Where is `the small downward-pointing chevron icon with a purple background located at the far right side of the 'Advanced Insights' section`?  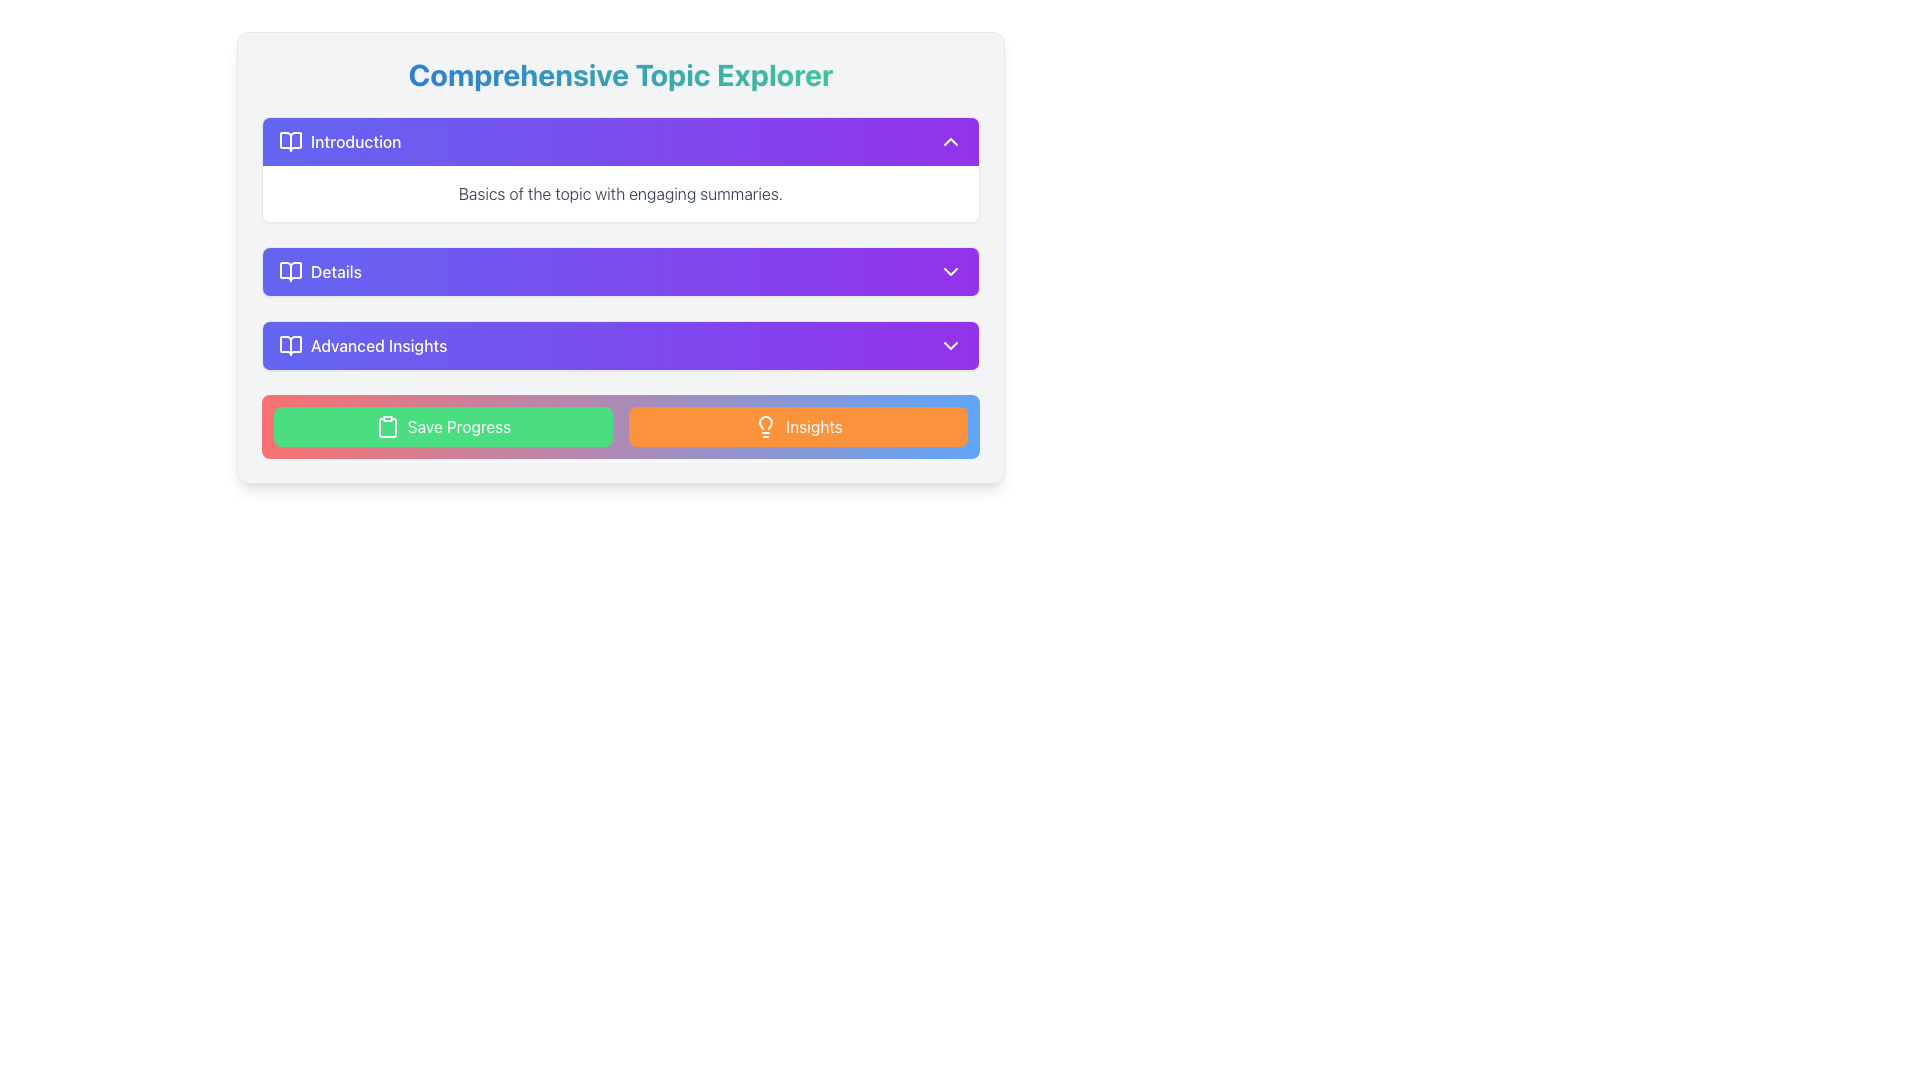
the small downward-pointing chevron icon with a purple background located at the far right side of the 'Advanced Insights' section is located at coordinates (949, 345).